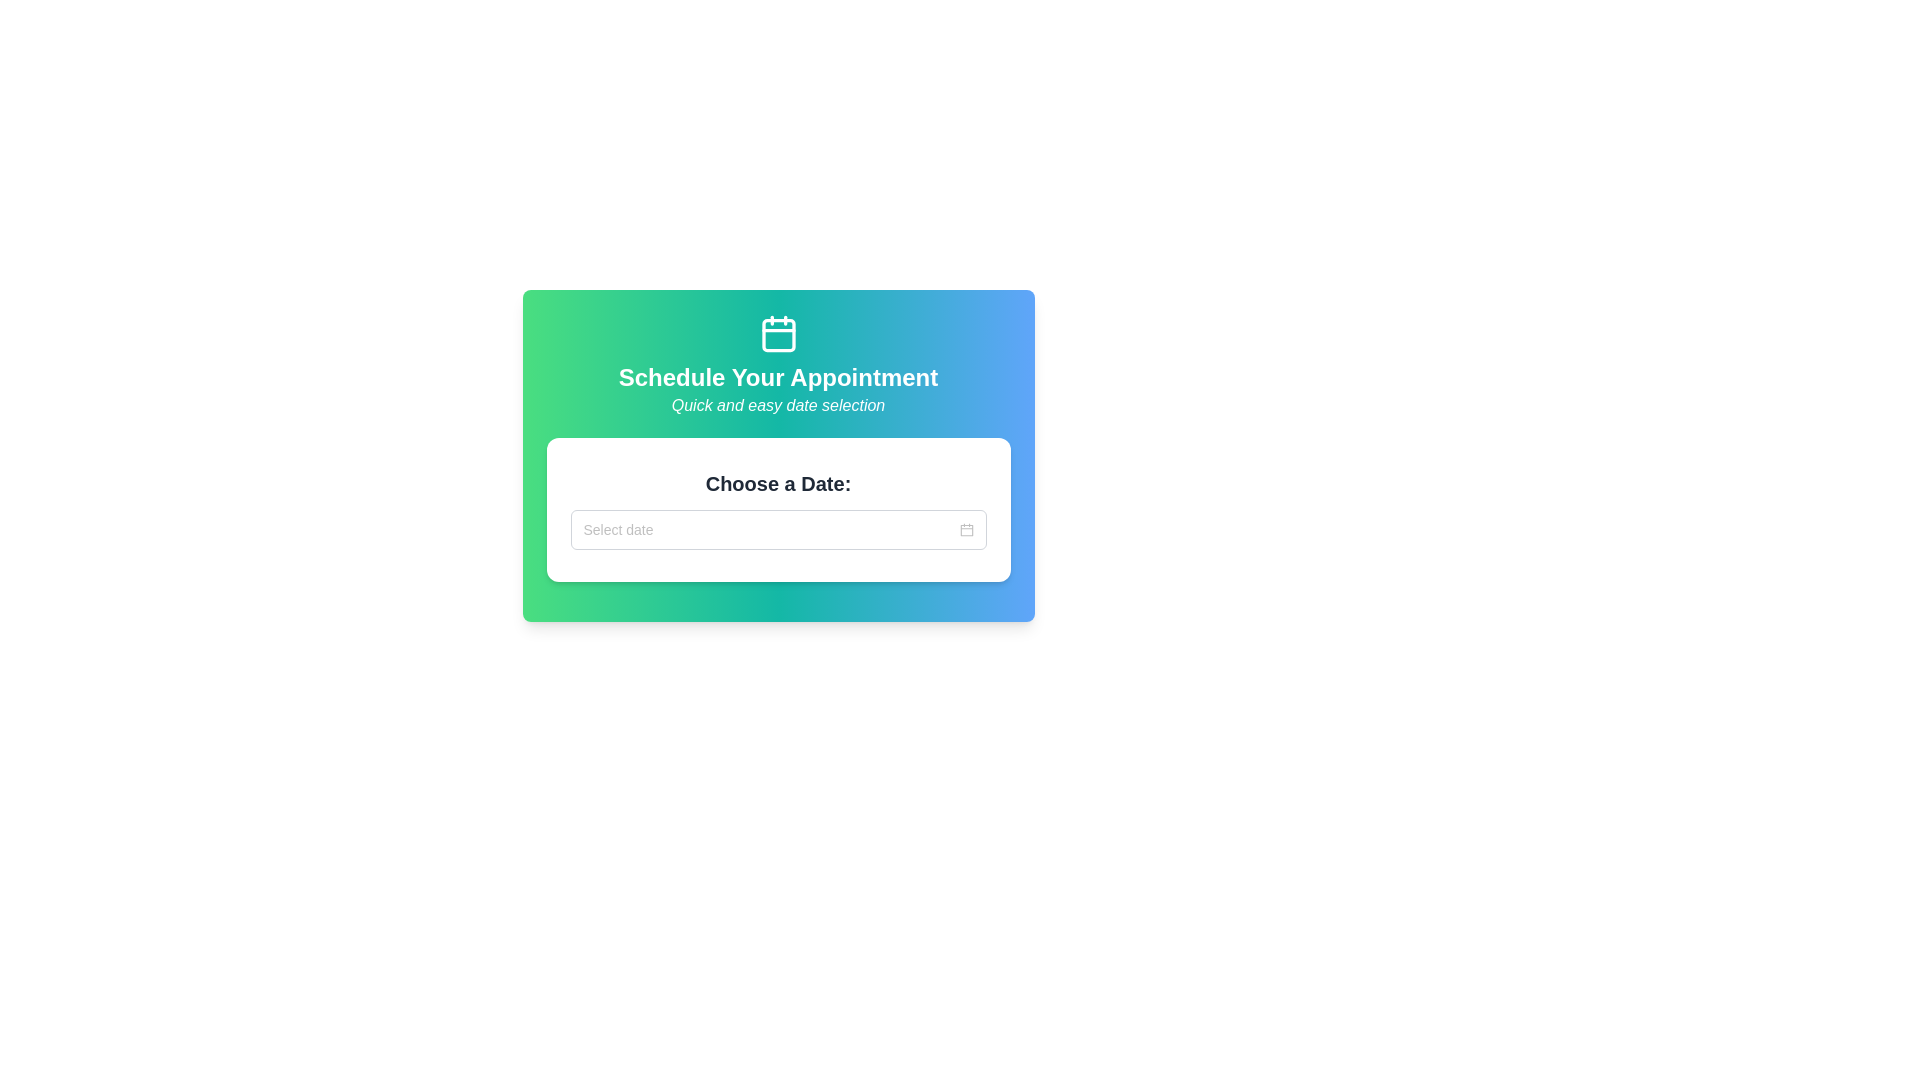 The image size is (1920, 1080). Describe the element at coordinates (966, 528) in the screenshot. I see `the calendar icon located at the far right end of the date input field` at that location.